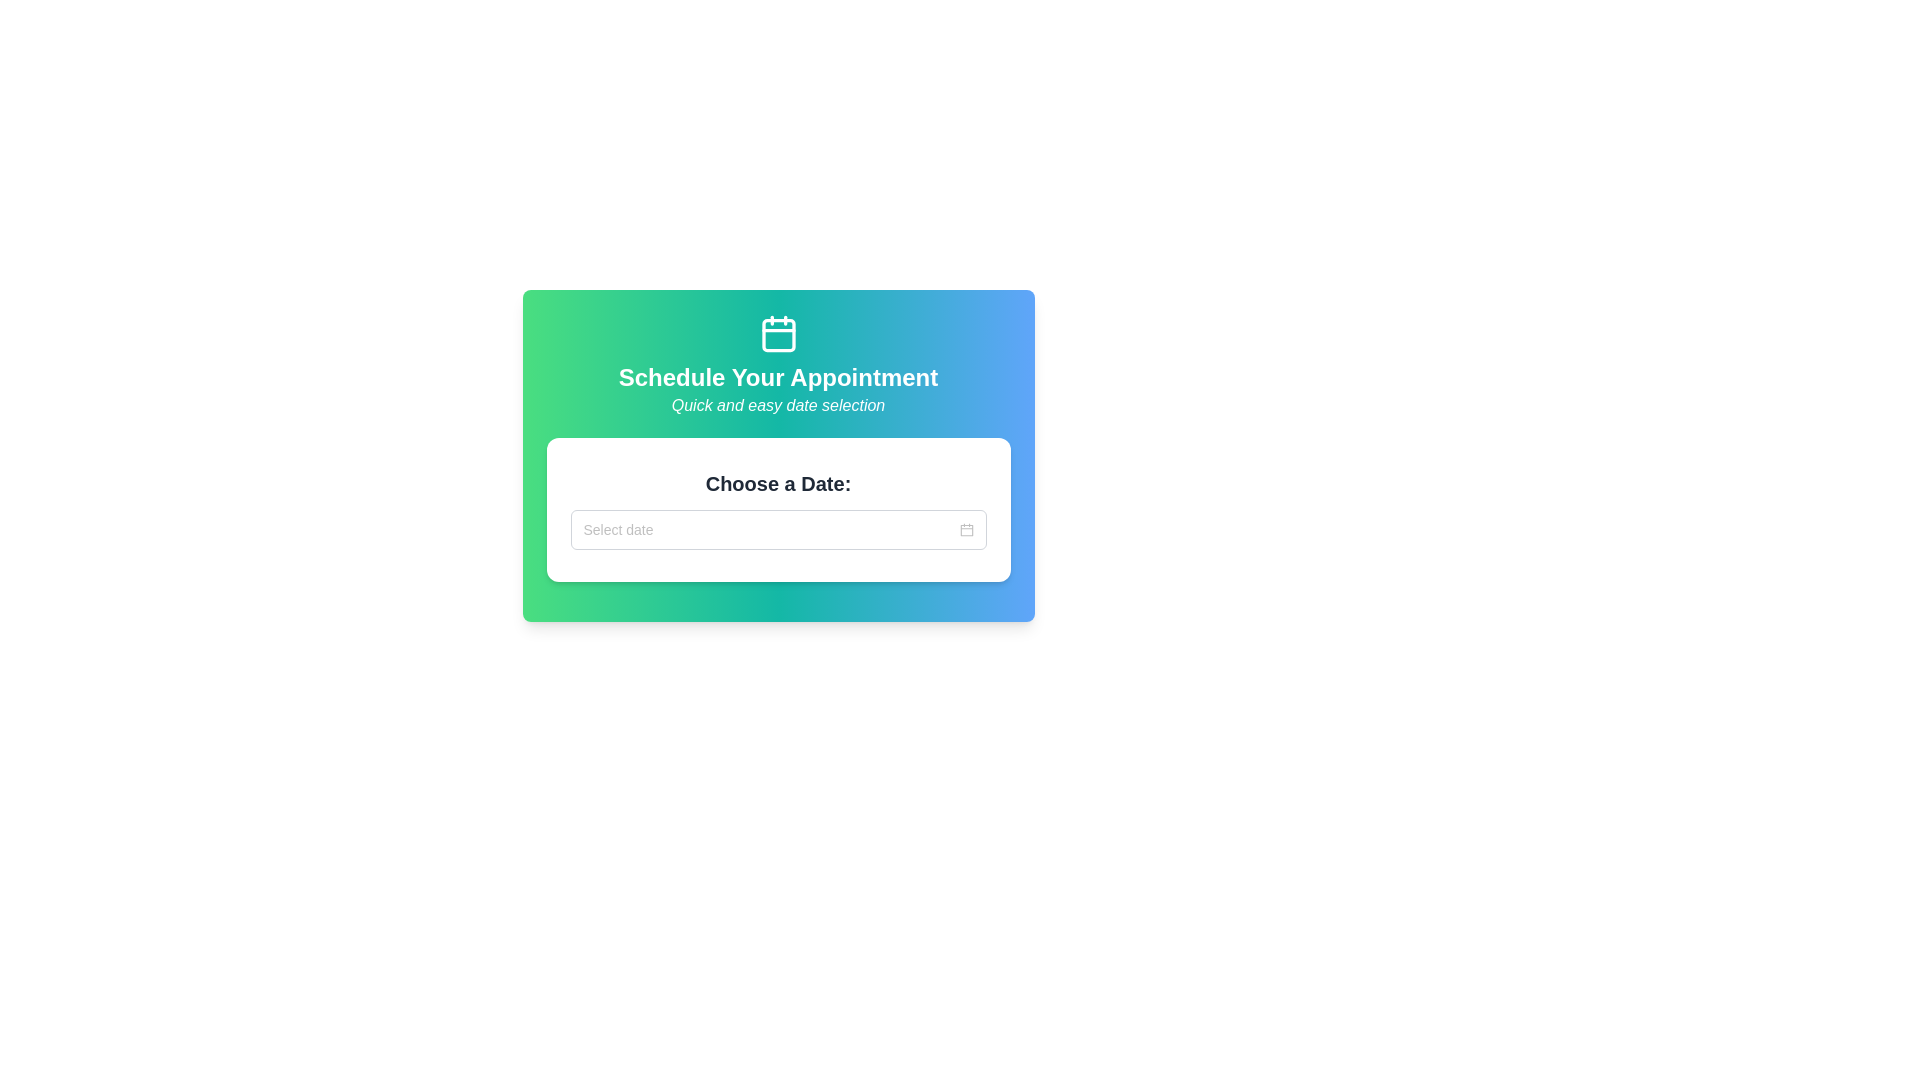 The image size is (1920, 1080). Describe the element at coordinates (966, 528) in the screenshot. I see `the calendar icon located at the far right end of the date input field` at that location.